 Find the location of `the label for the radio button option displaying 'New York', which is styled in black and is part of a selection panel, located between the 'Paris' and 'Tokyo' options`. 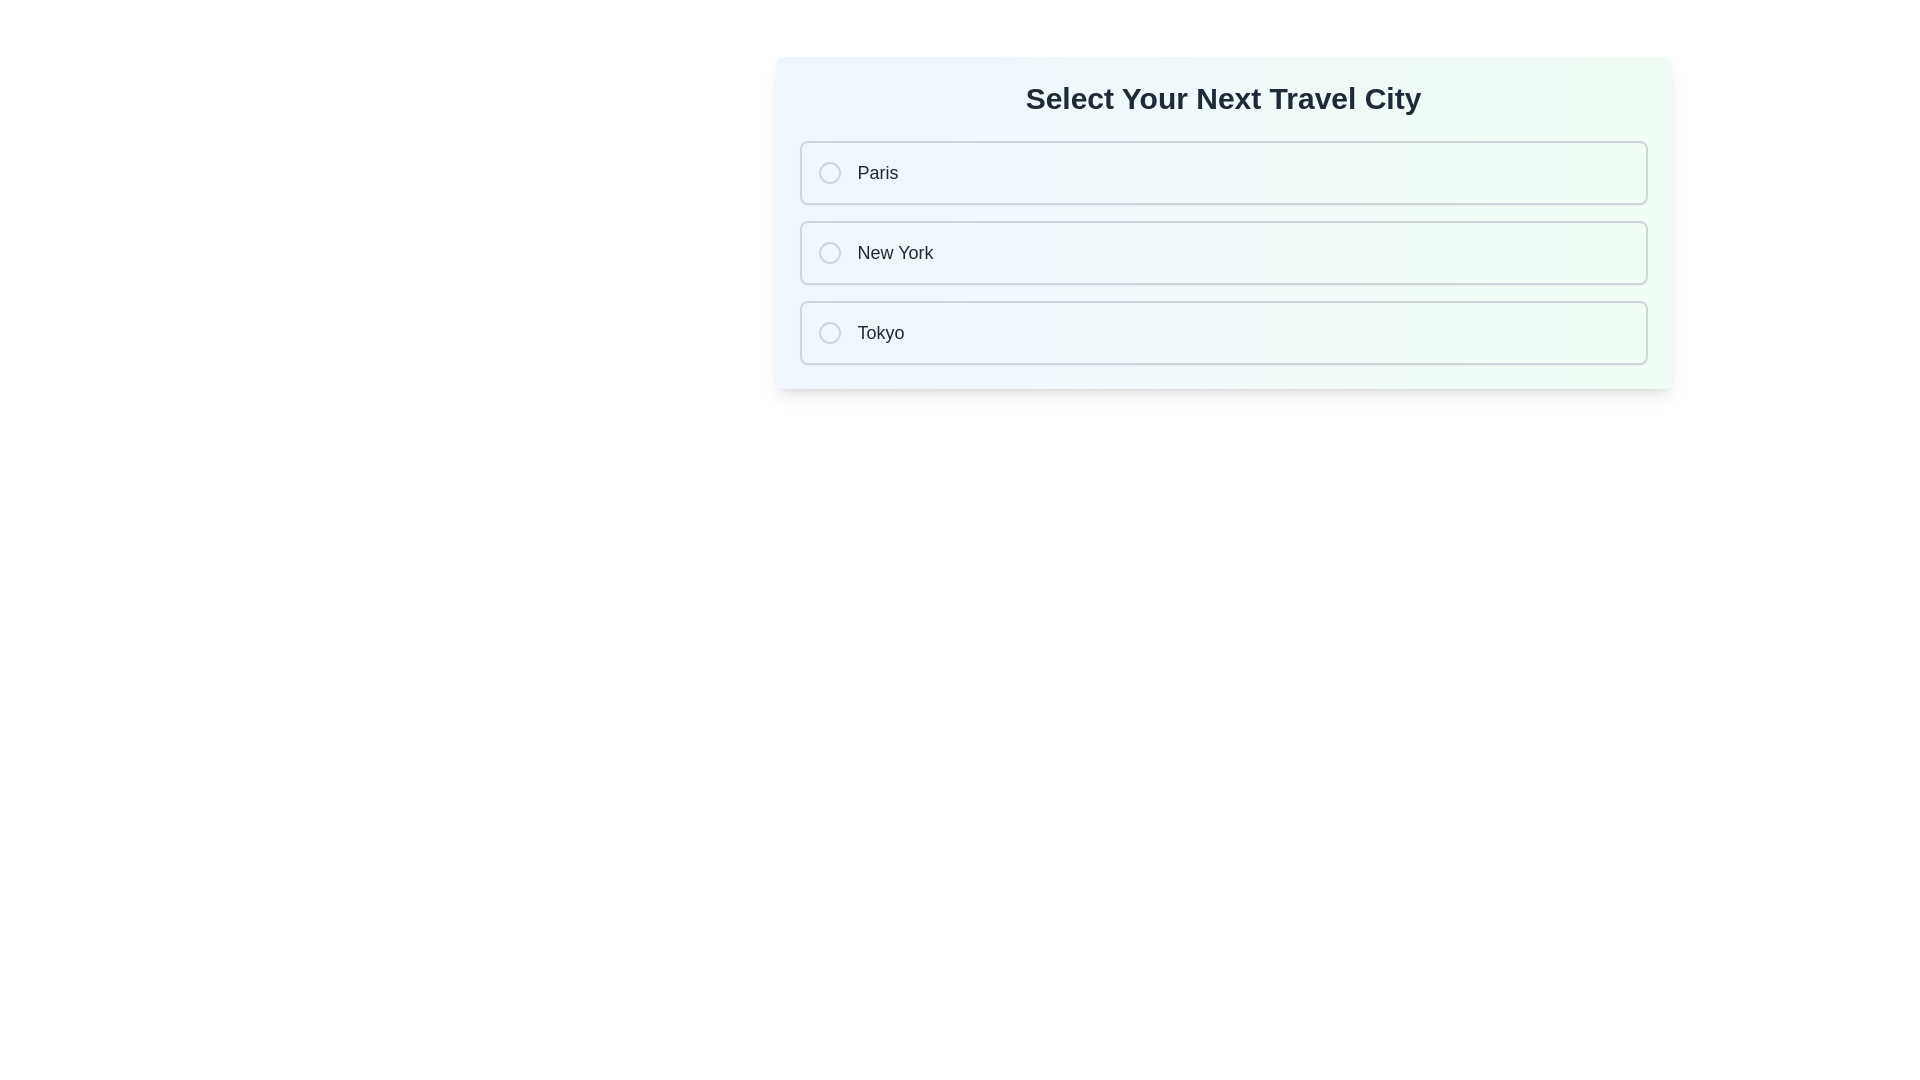

the label for the radio button option displaying 'New York', which is styled in black and is part of a selection panel, located between the 'Paris' and 'Tokyo' options is located at coordinates (894, 252).